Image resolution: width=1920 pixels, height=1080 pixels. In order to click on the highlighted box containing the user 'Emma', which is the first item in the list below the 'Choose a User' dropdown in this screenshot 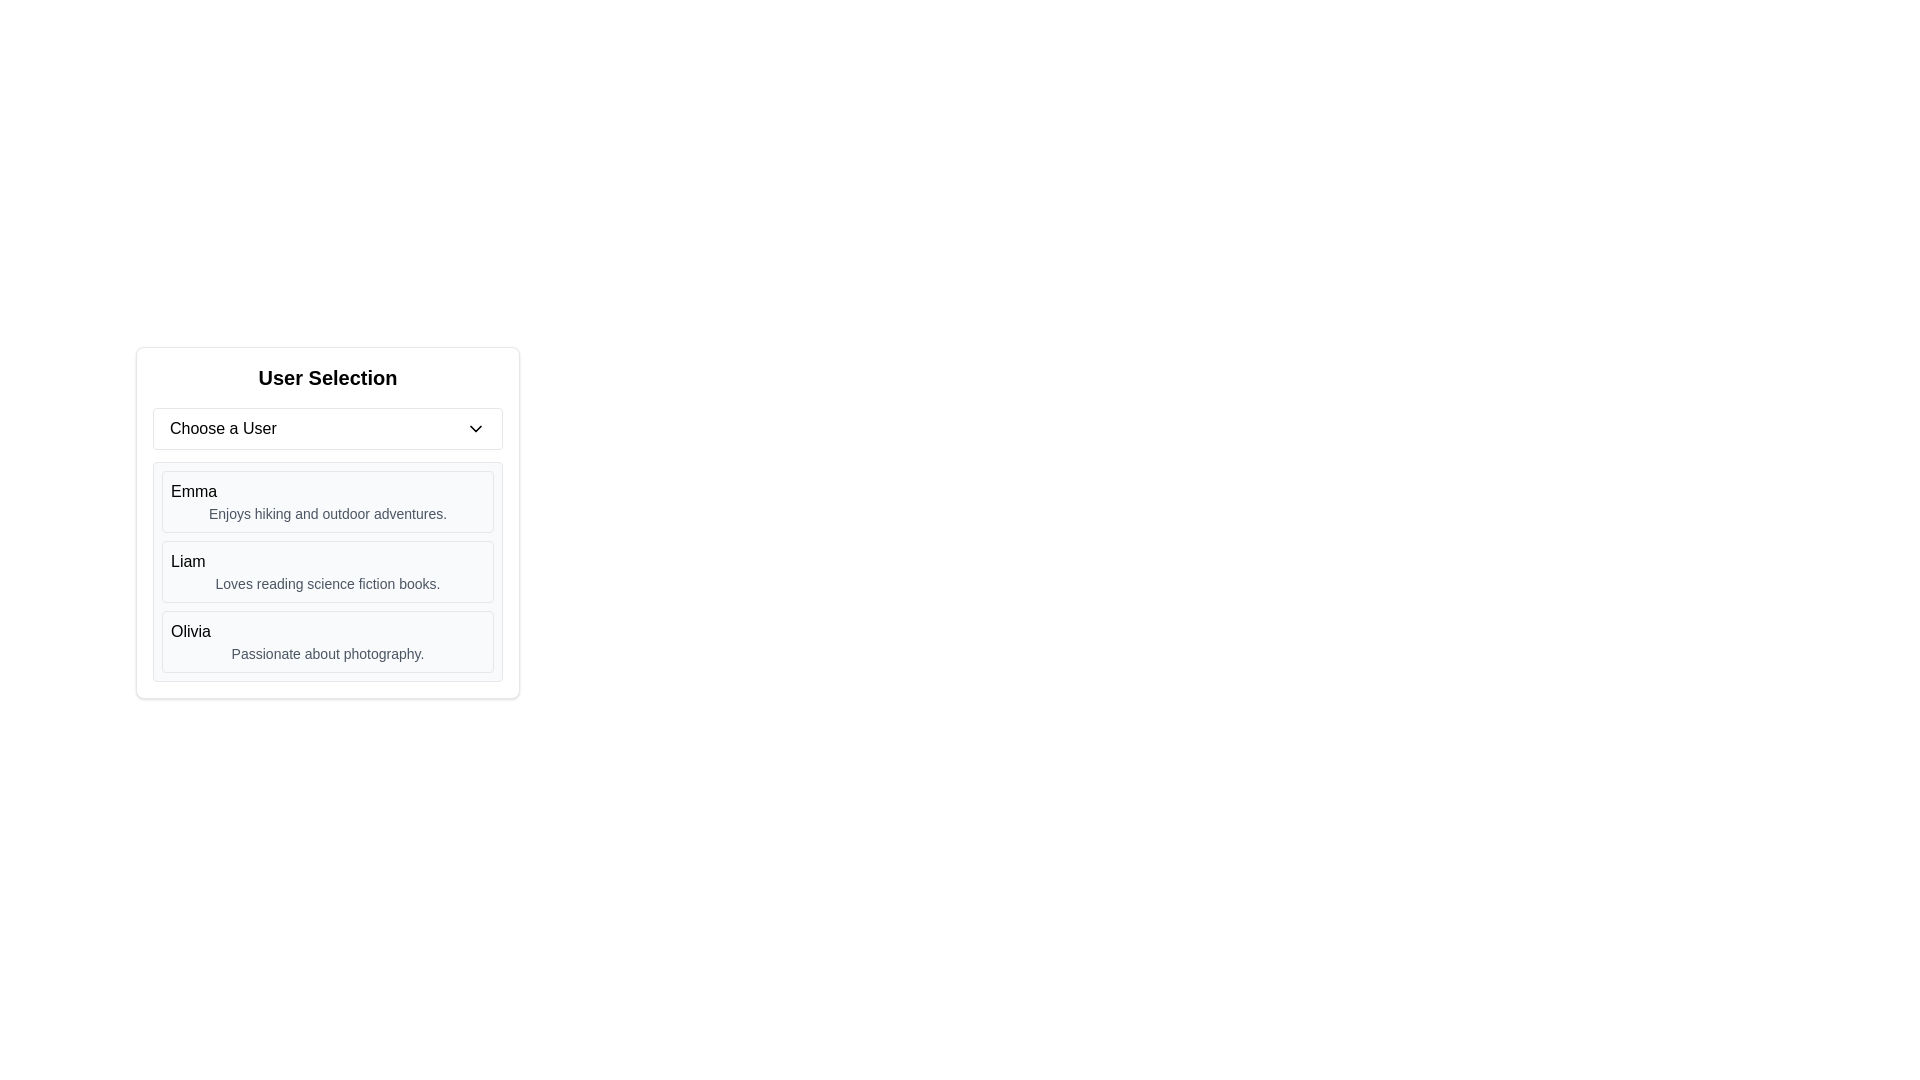, I will do `click(327, 500)`.